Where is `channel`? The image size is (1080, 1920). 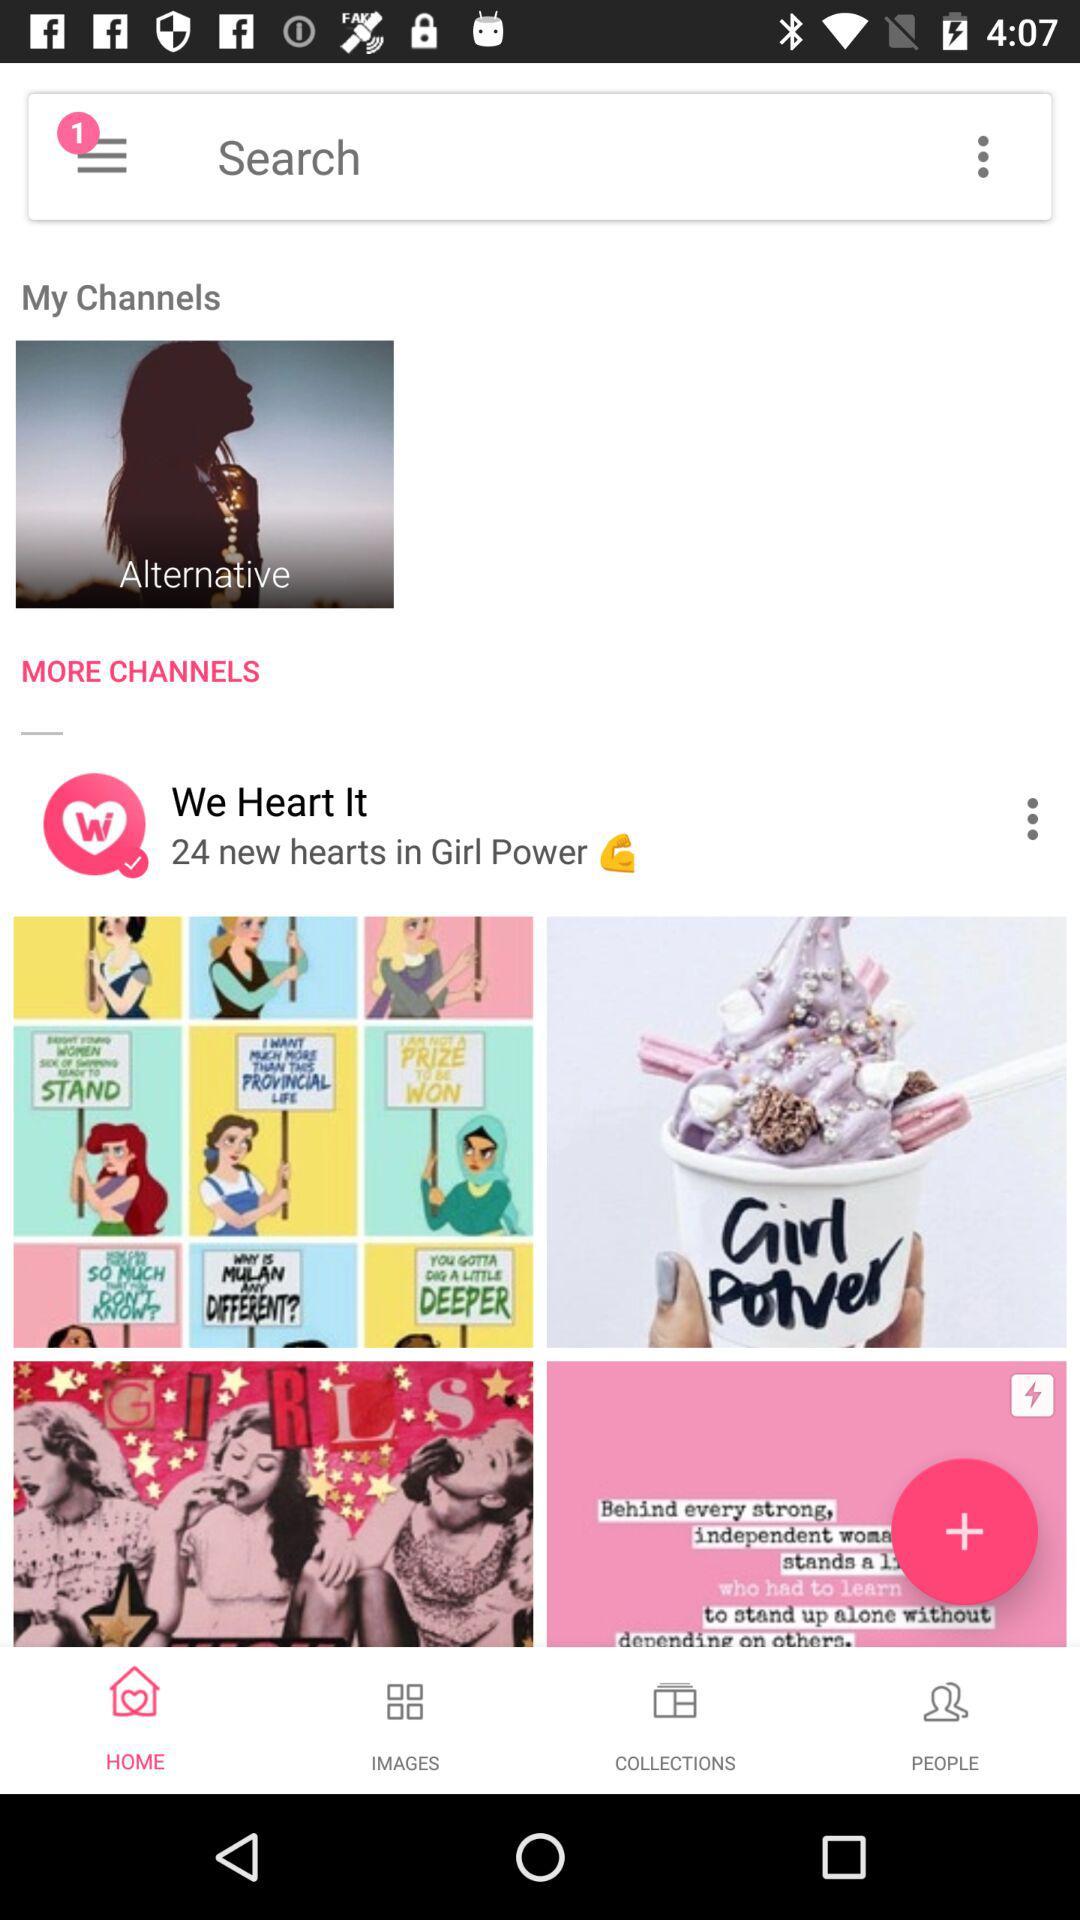
channel is located at coordinates (963, 1530).